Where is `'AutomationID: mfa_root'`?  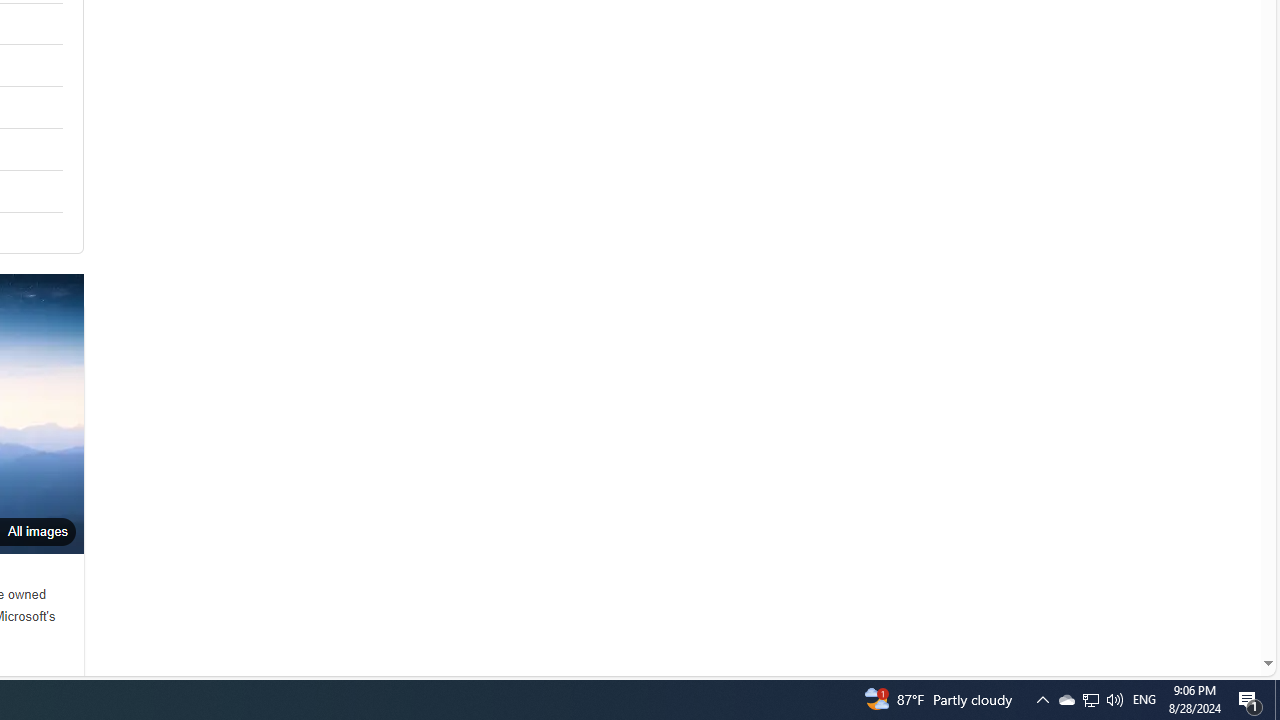
'AutomationID: mfa_root' is located at coordinates (1192, 602).